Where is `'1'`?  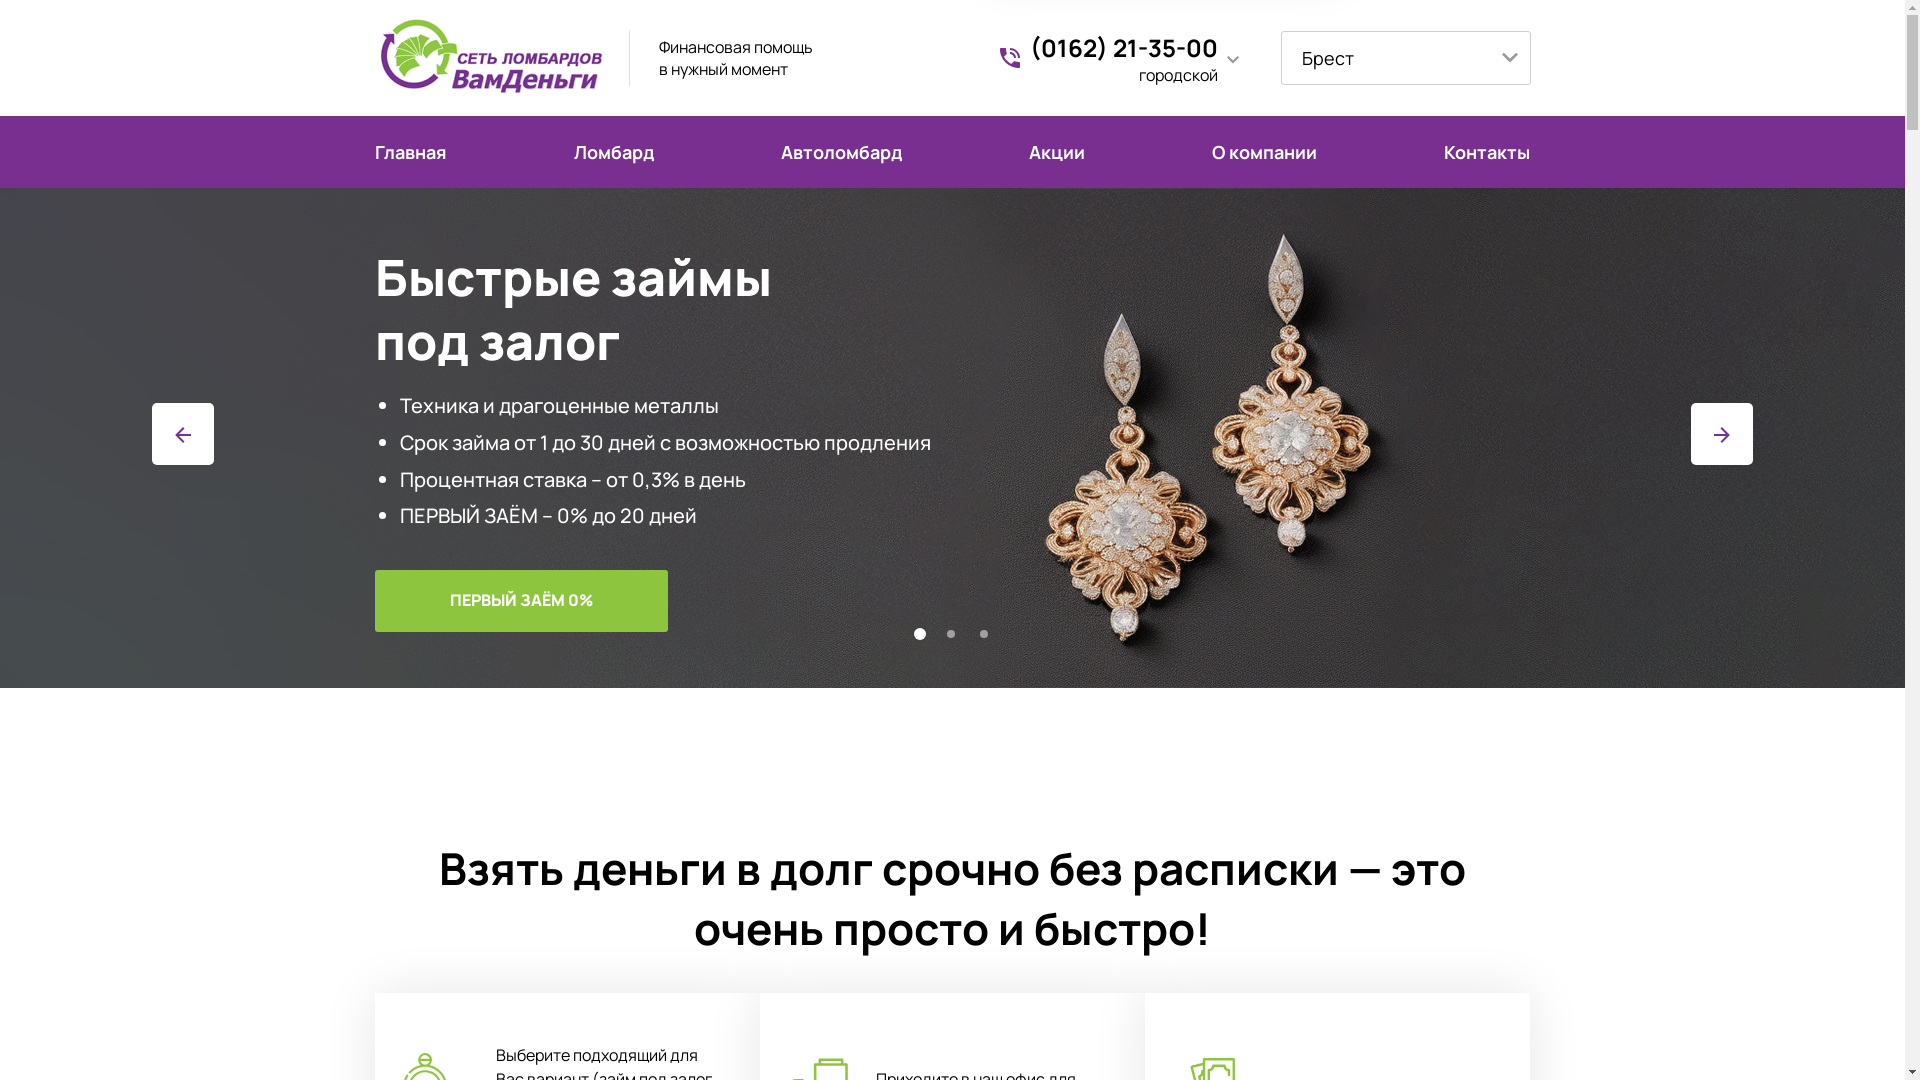
'1' is located at coordinates (922, 637).